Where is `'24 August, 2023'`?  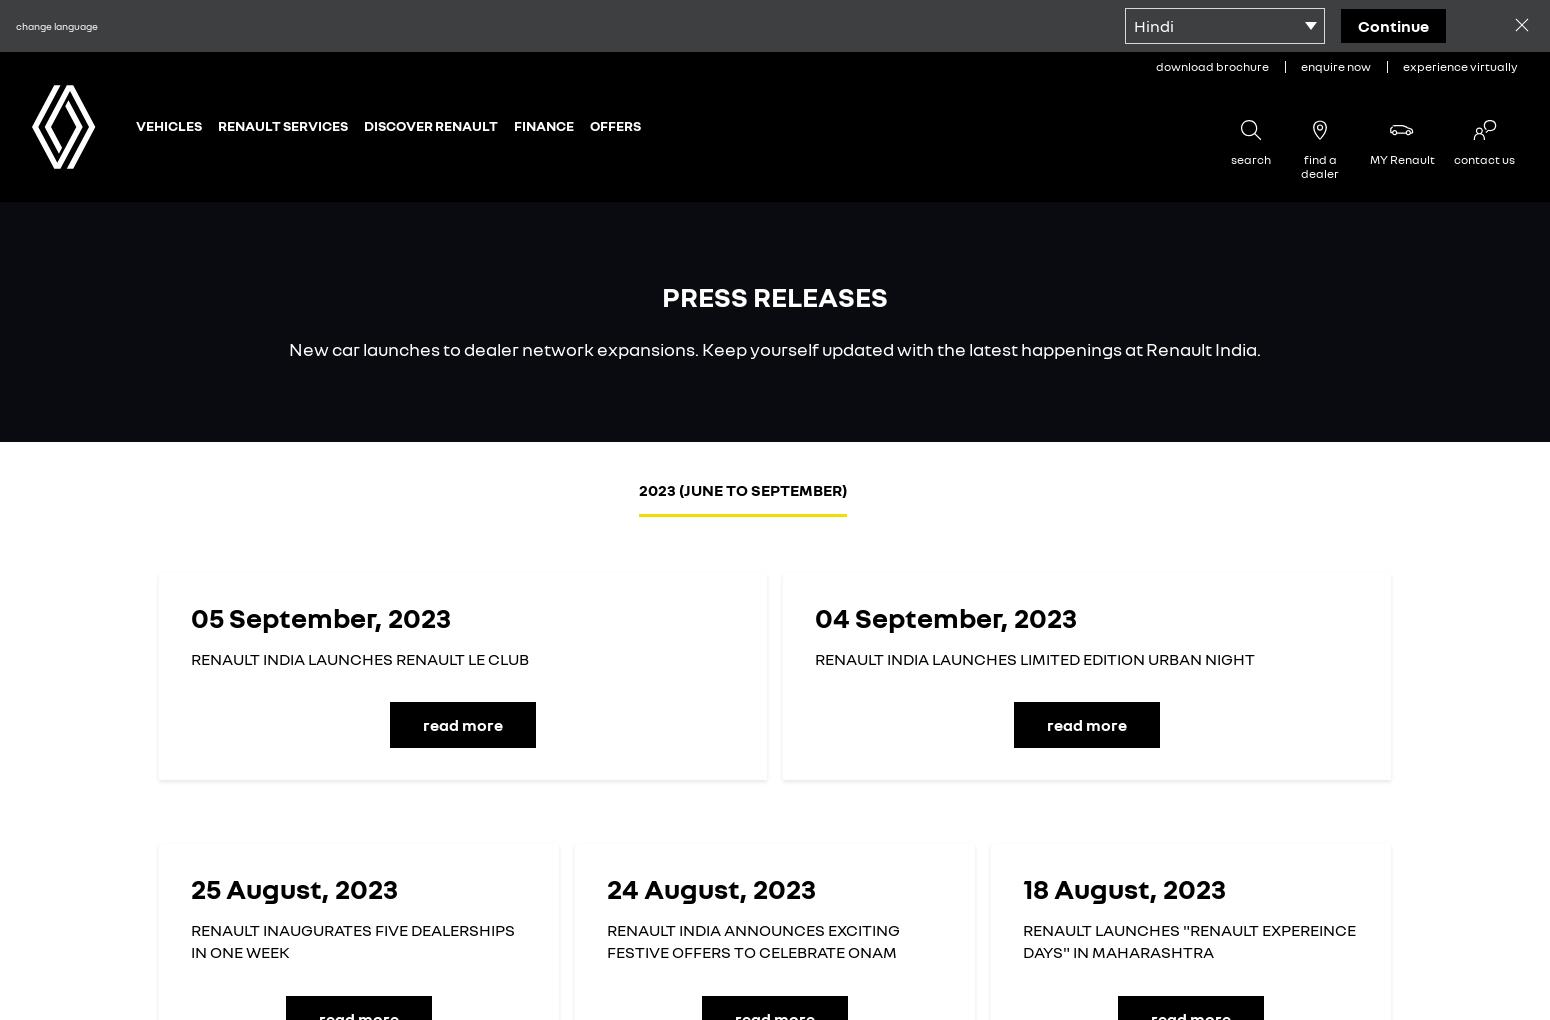 '24 August, 2023' is located at coordinates (711, 887).